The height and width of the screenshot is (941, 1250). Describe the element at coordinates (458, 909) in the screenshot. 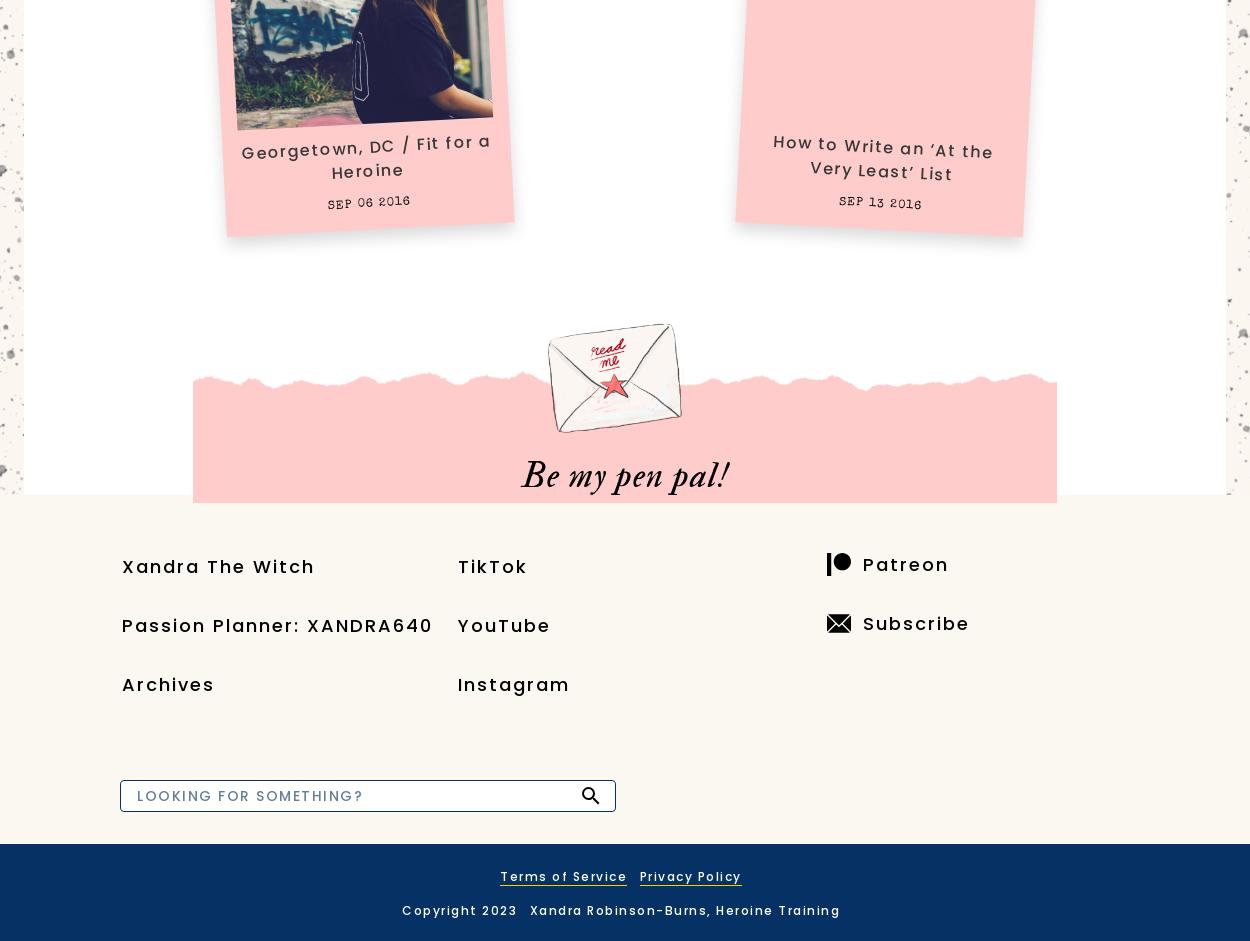

I see `'Copyright 2023'` at that location.